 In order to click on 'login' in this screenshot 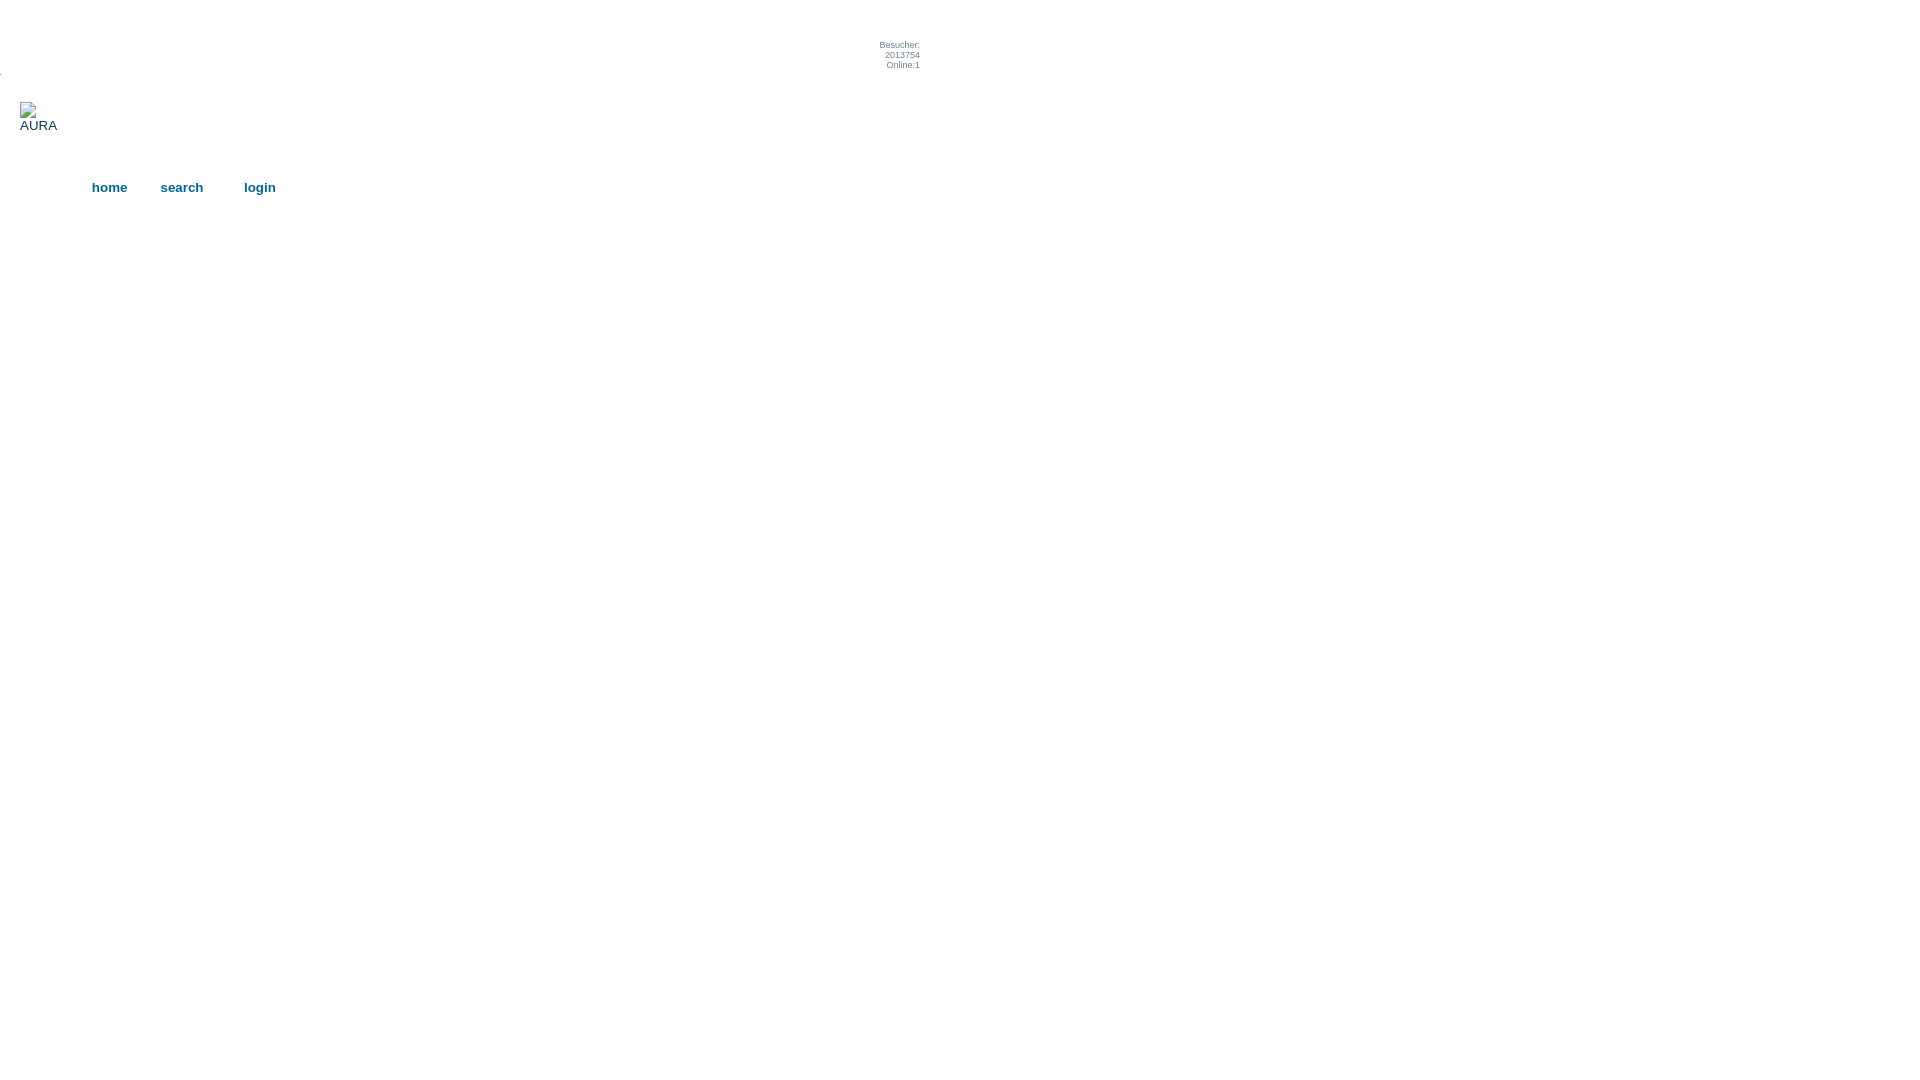, I will do `click(258, 187)`.